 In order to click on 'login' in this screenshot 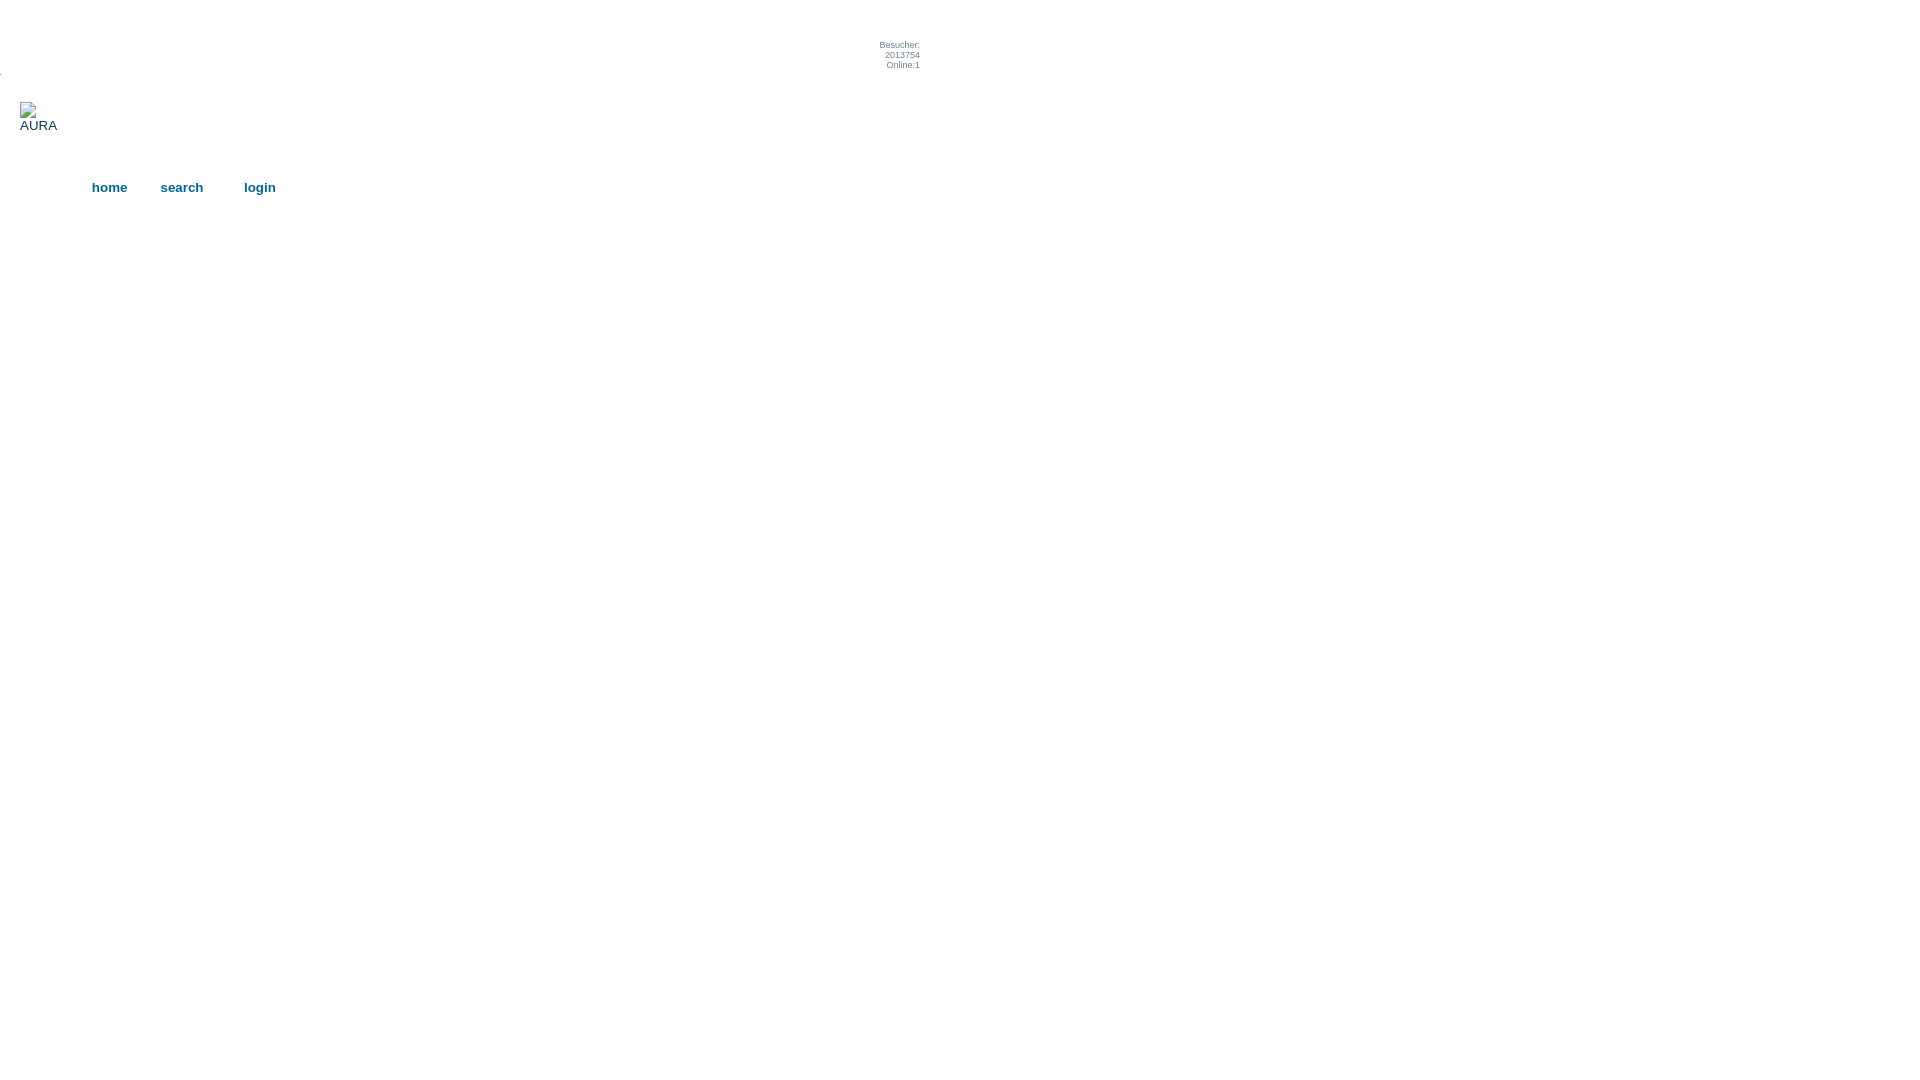, I will do `click(258, 187)`.